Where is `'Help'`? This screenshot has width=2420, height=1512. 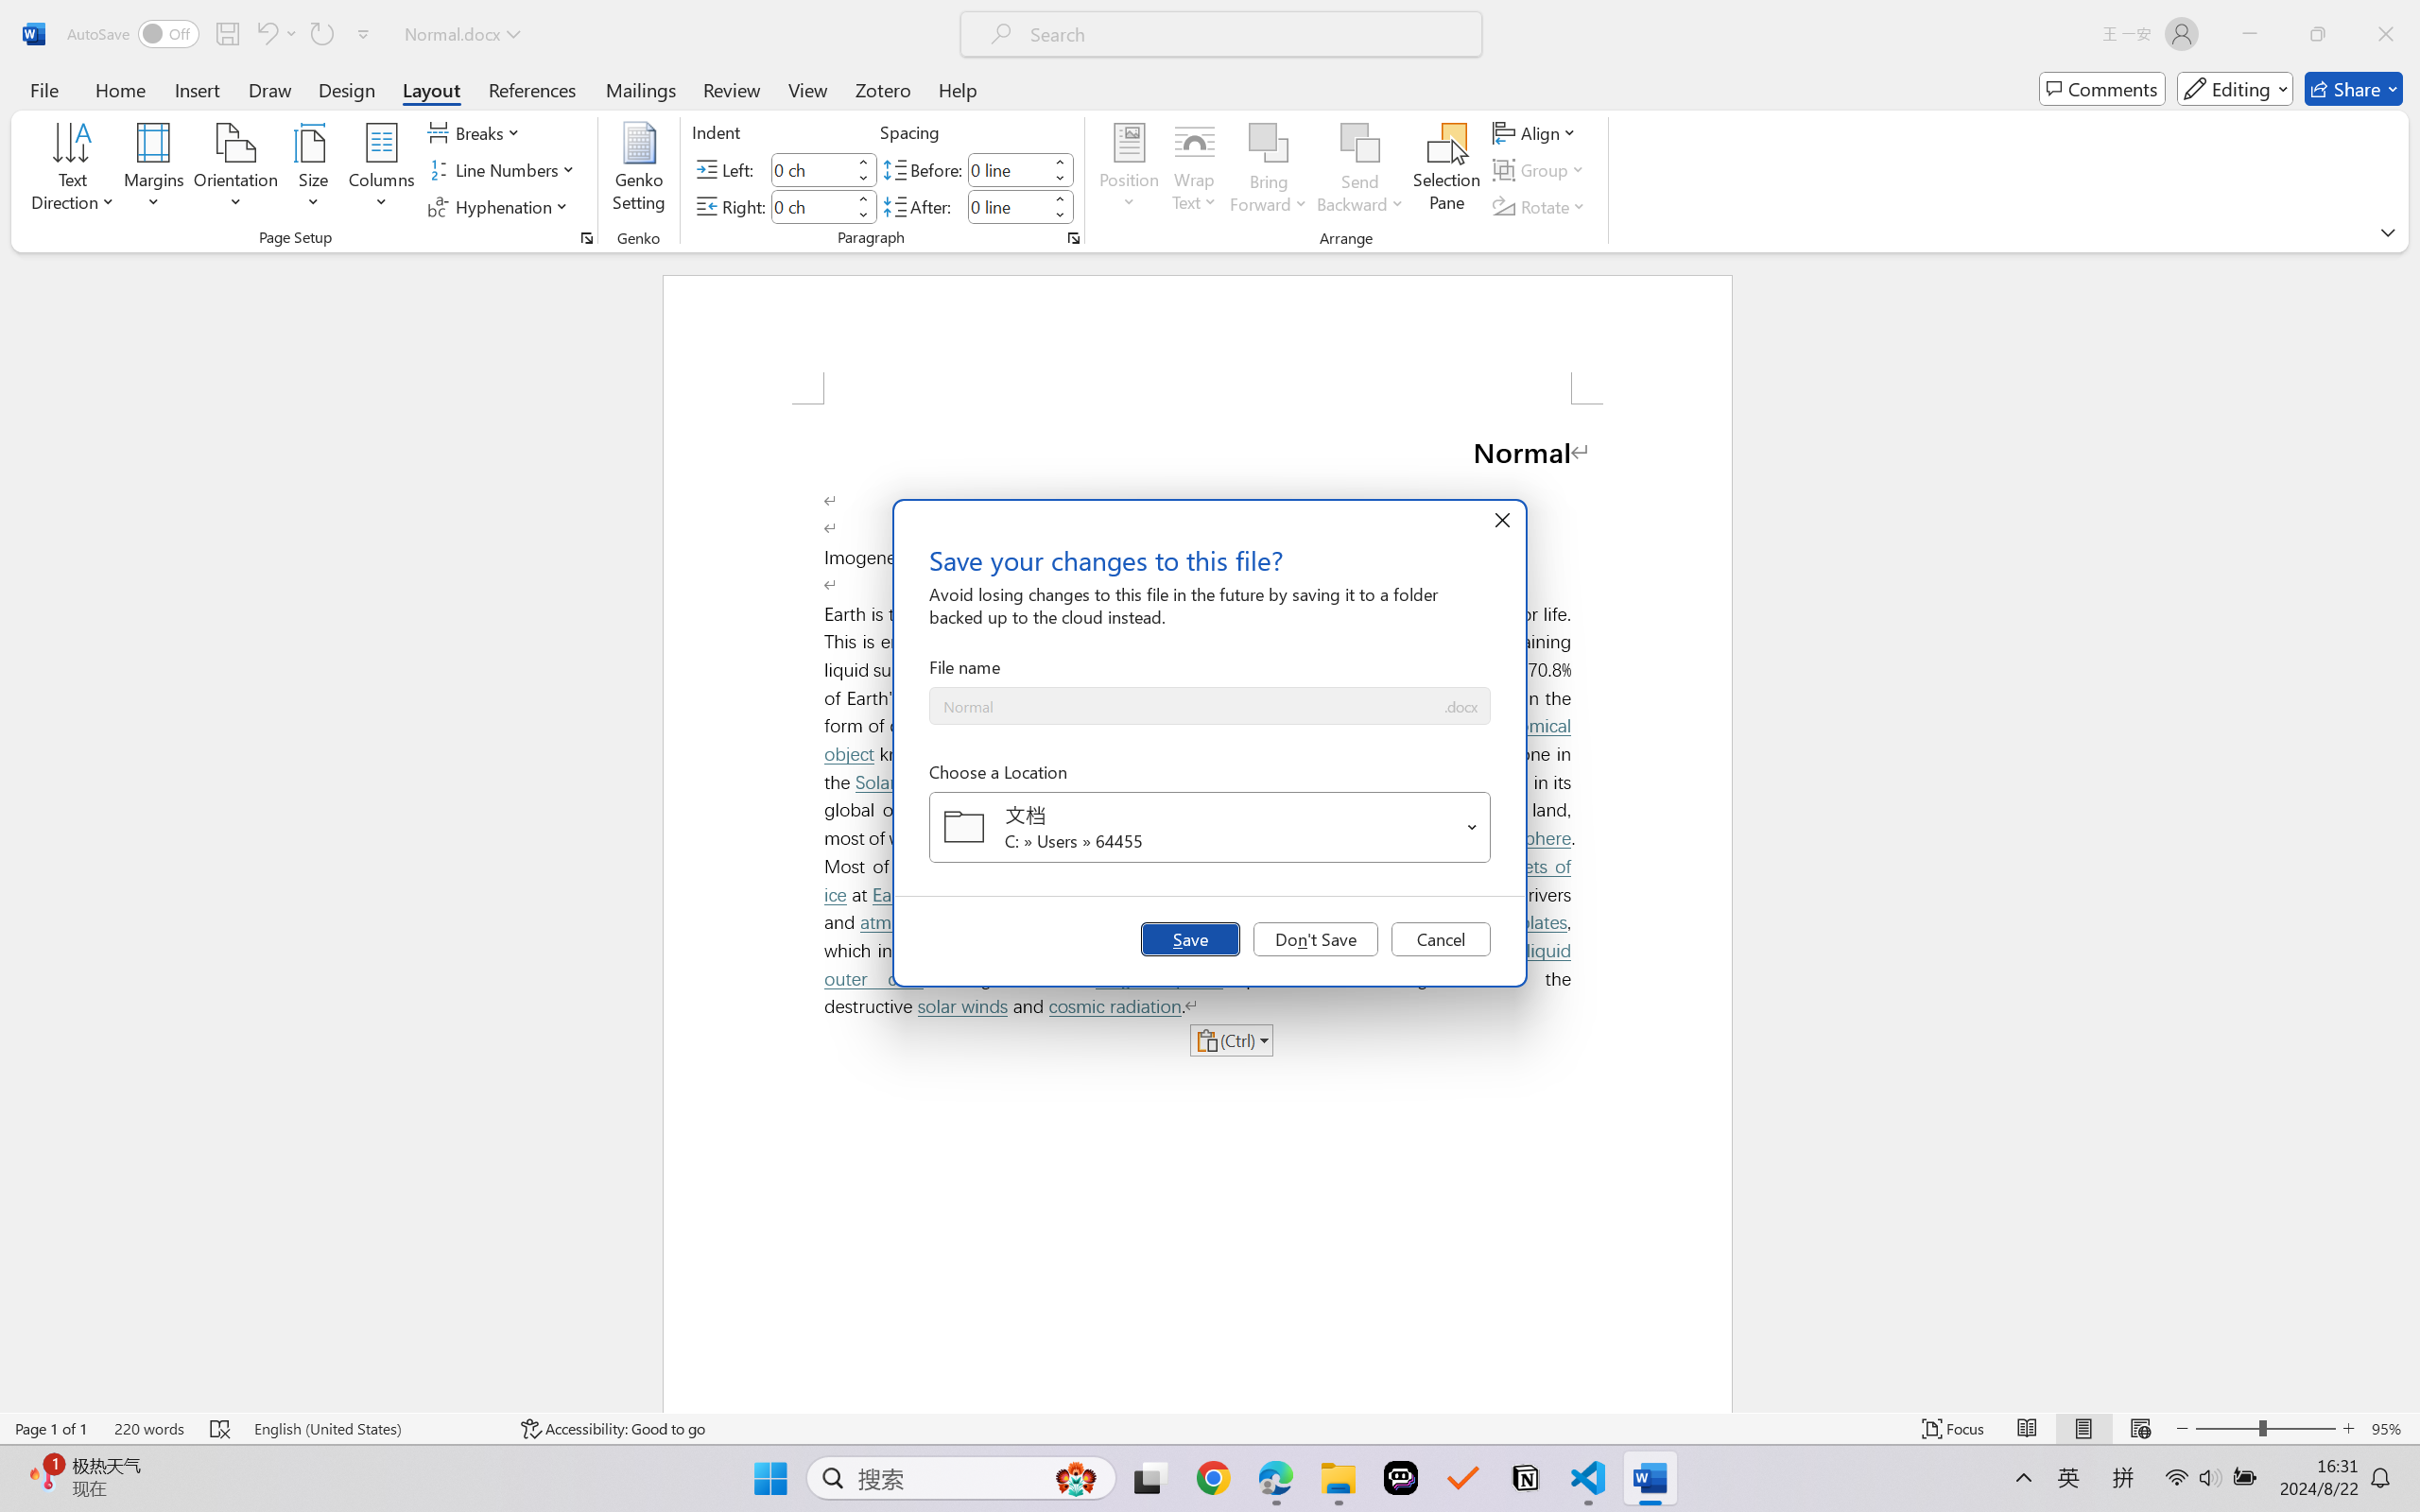
'Help' is located at coordinates (956, 88).